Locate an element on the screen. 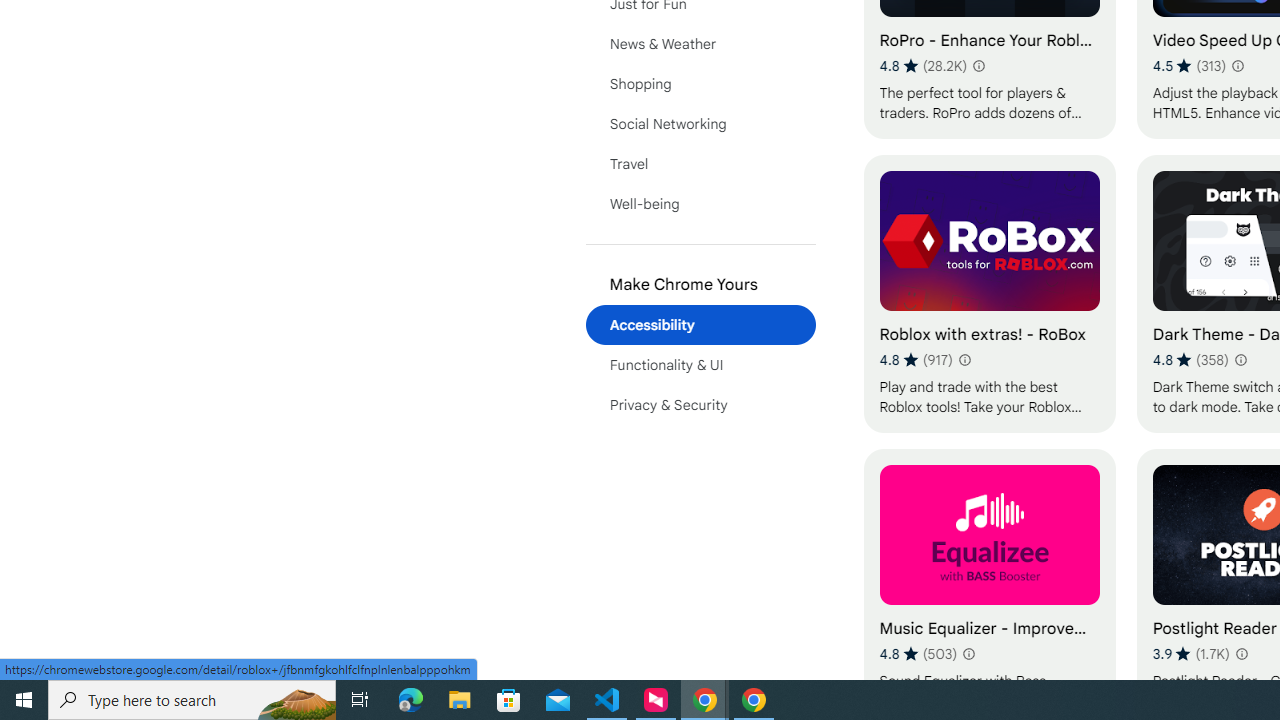 Image resolution: width=1280 pixels, height=720 pixels. 'Social Networking' is located at coordinates (700, 123).